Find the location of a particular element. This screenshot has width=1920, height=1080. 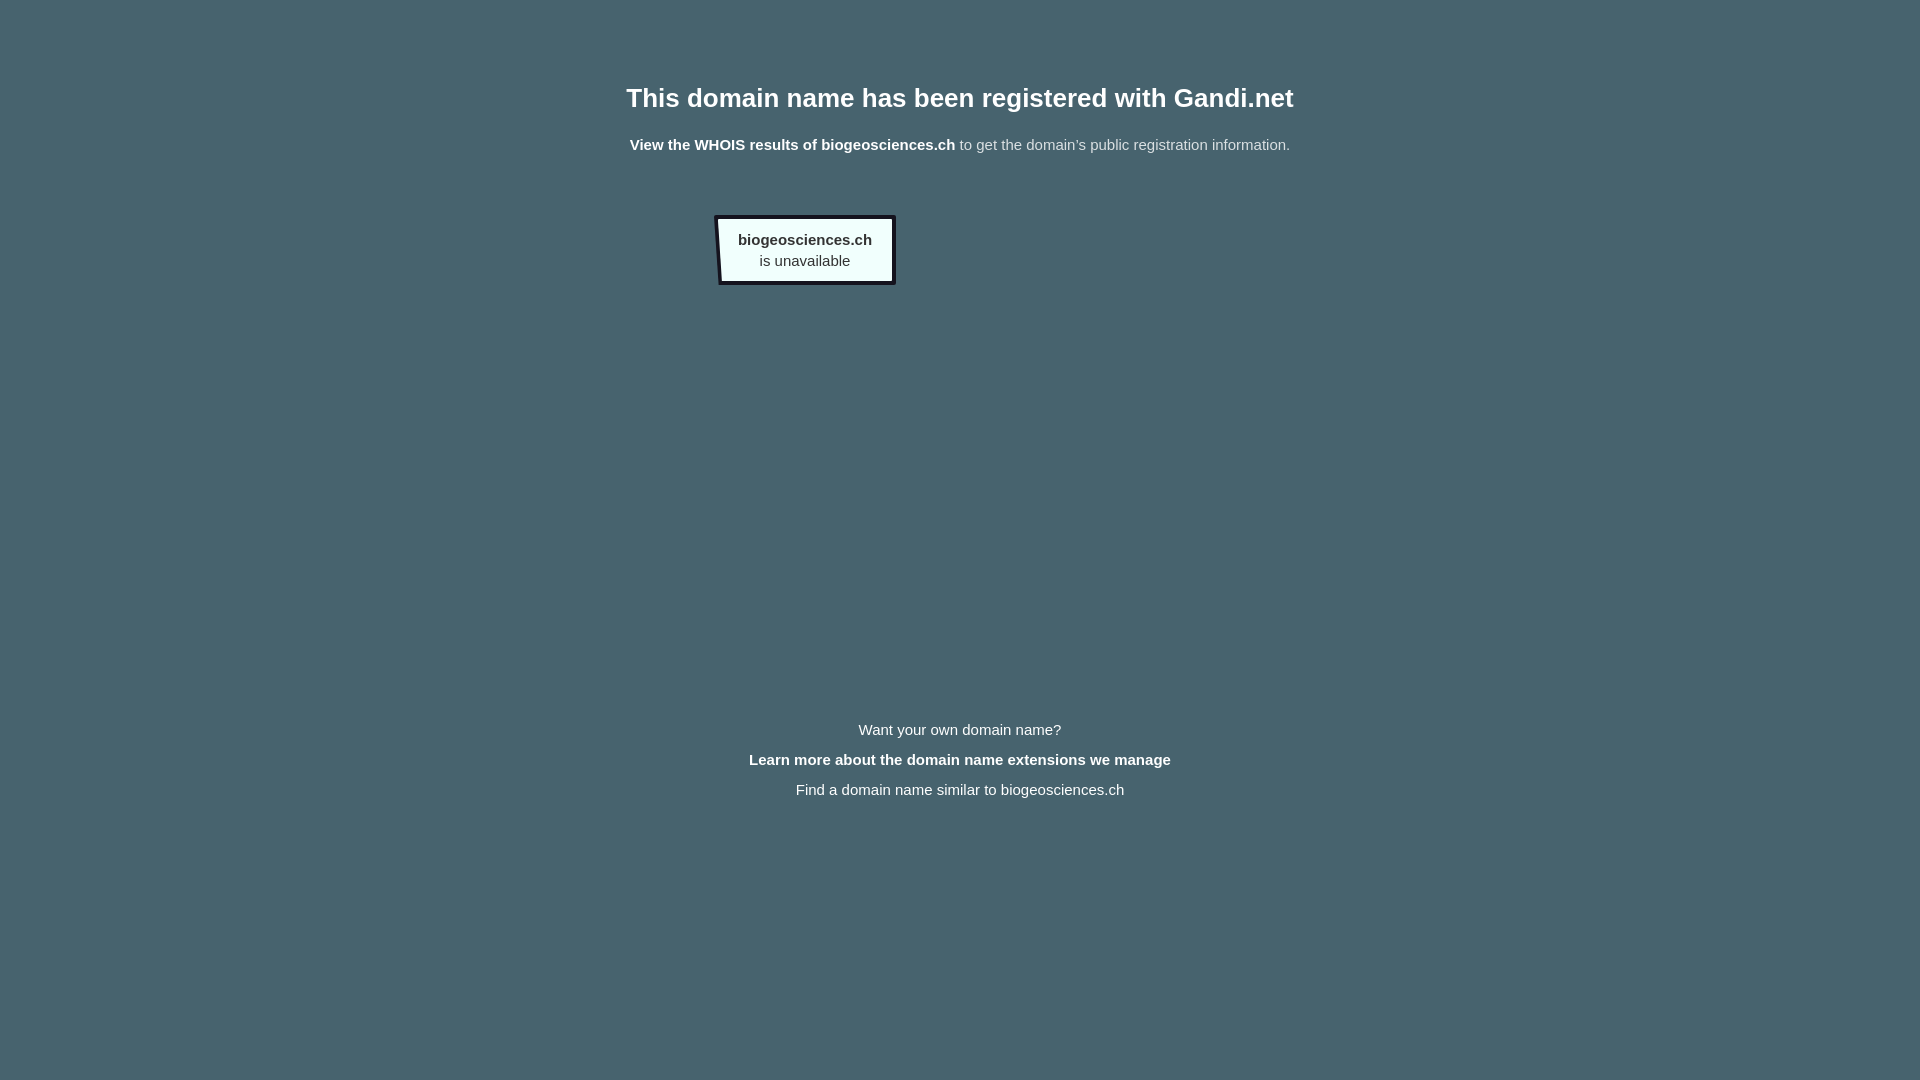

'Find a domain name similar to biogeosciences.ch' is located at coordinates (960, 788).